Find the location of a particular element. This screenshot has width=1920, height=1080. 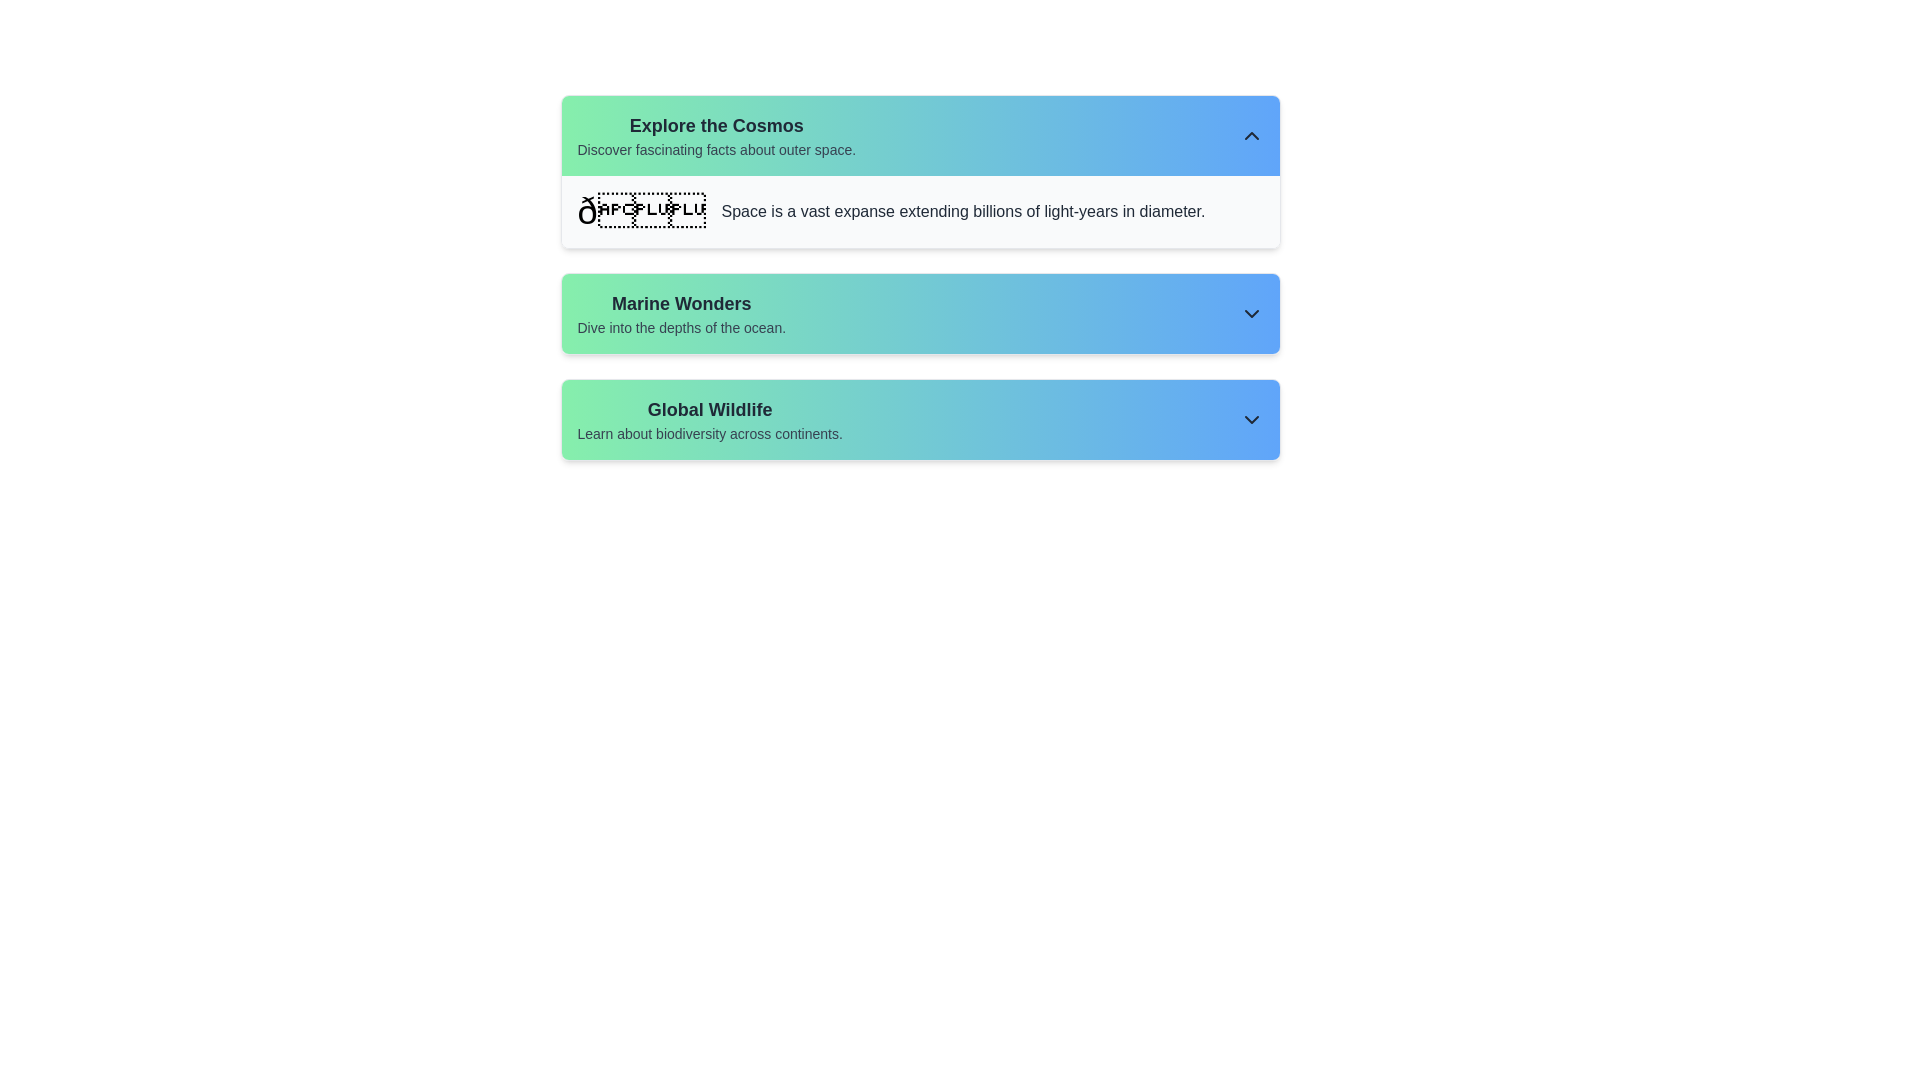

keyboard navigation is located at coordinates (919, 419).